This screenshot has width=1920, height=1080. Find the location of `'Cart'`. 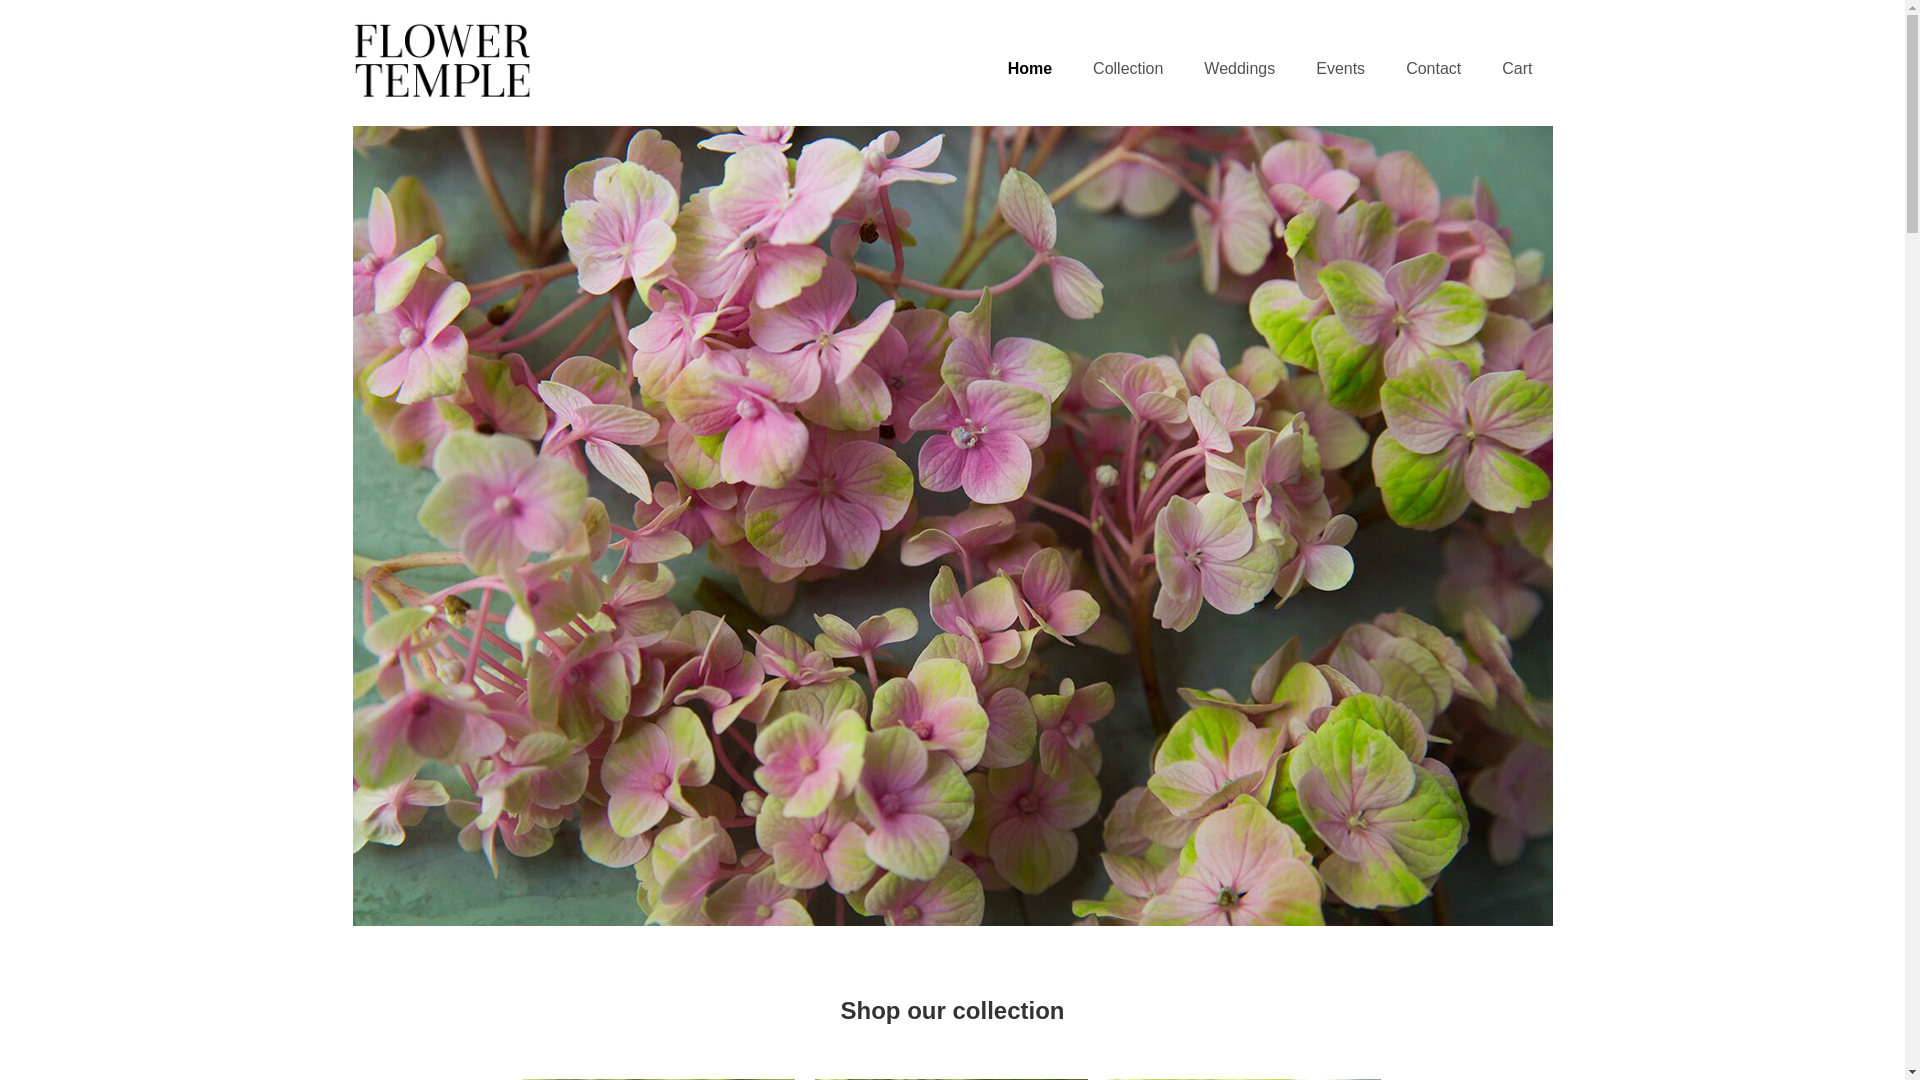

'Cart' is located at coordinates (1516, 69).